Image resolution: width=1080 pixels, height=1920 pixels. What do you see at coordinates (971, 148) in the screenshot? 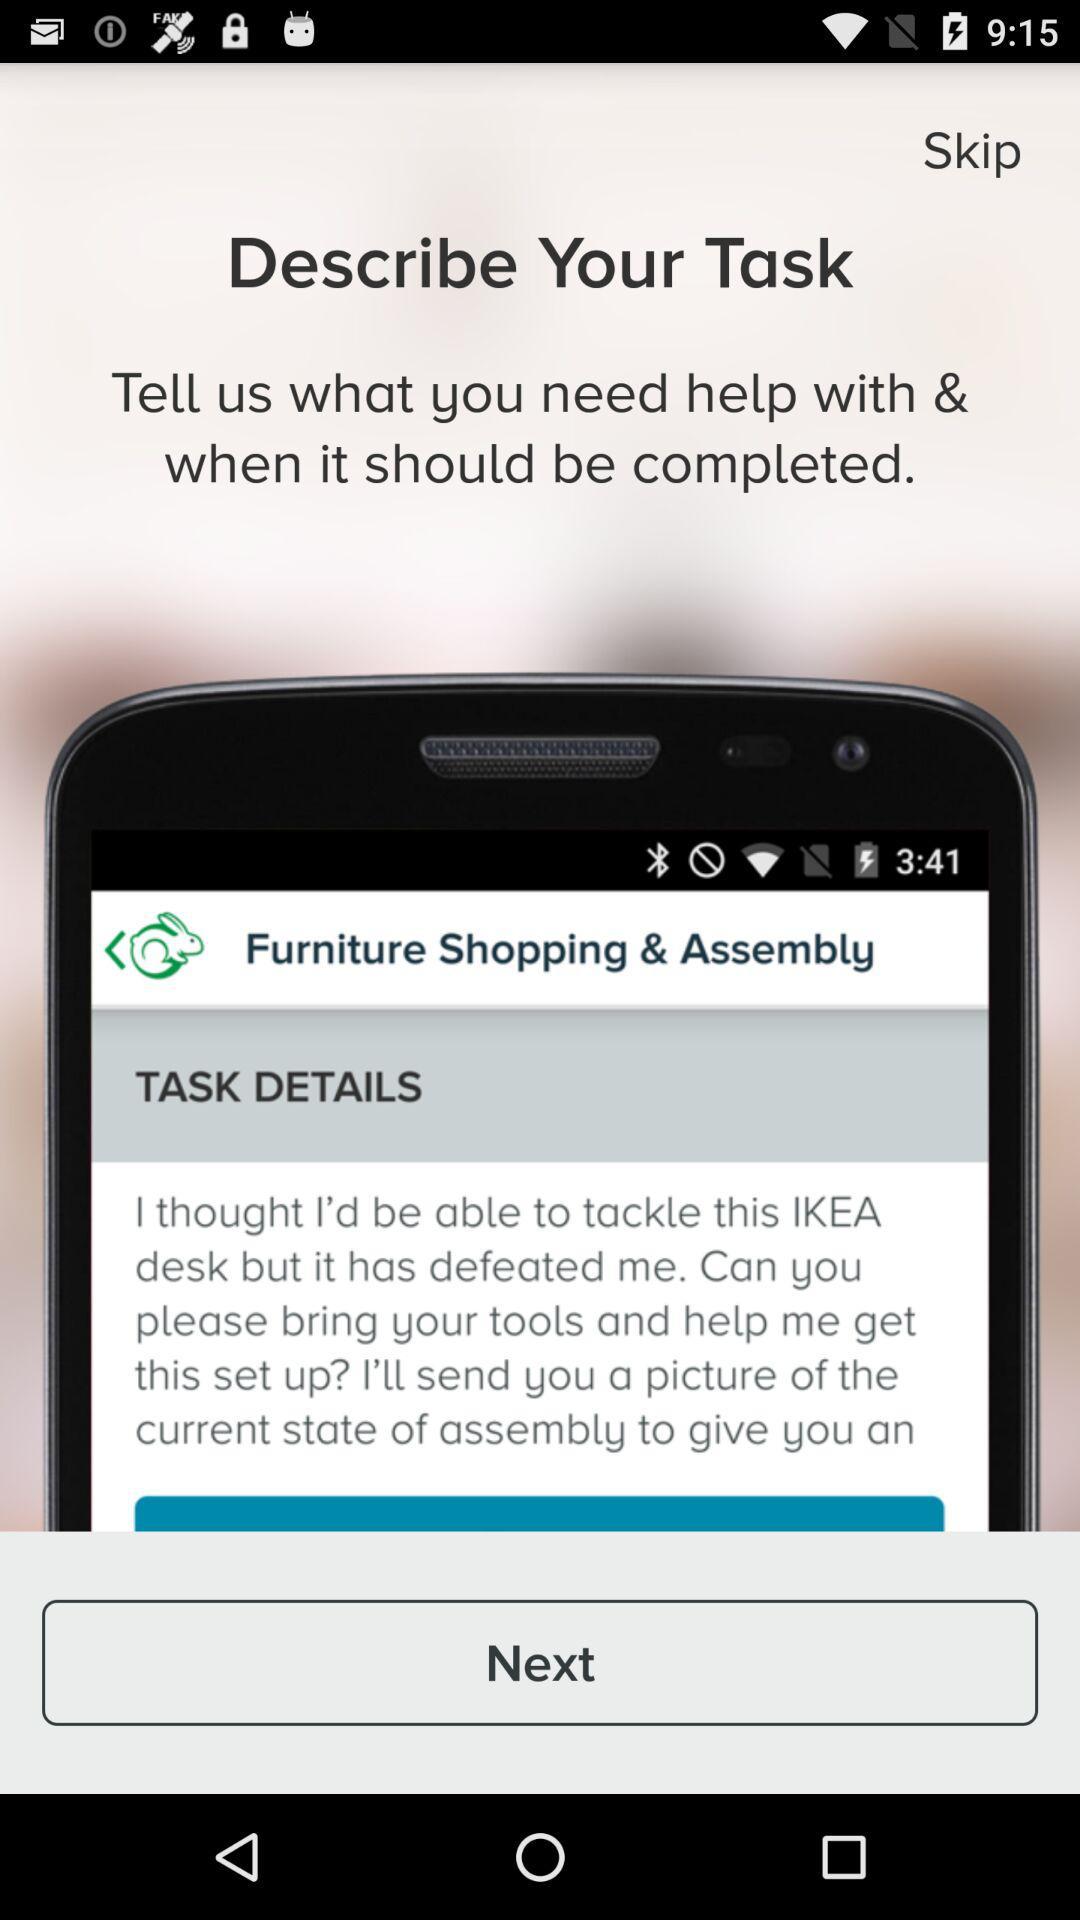
I see `skip` at bounding box center [971, 148].